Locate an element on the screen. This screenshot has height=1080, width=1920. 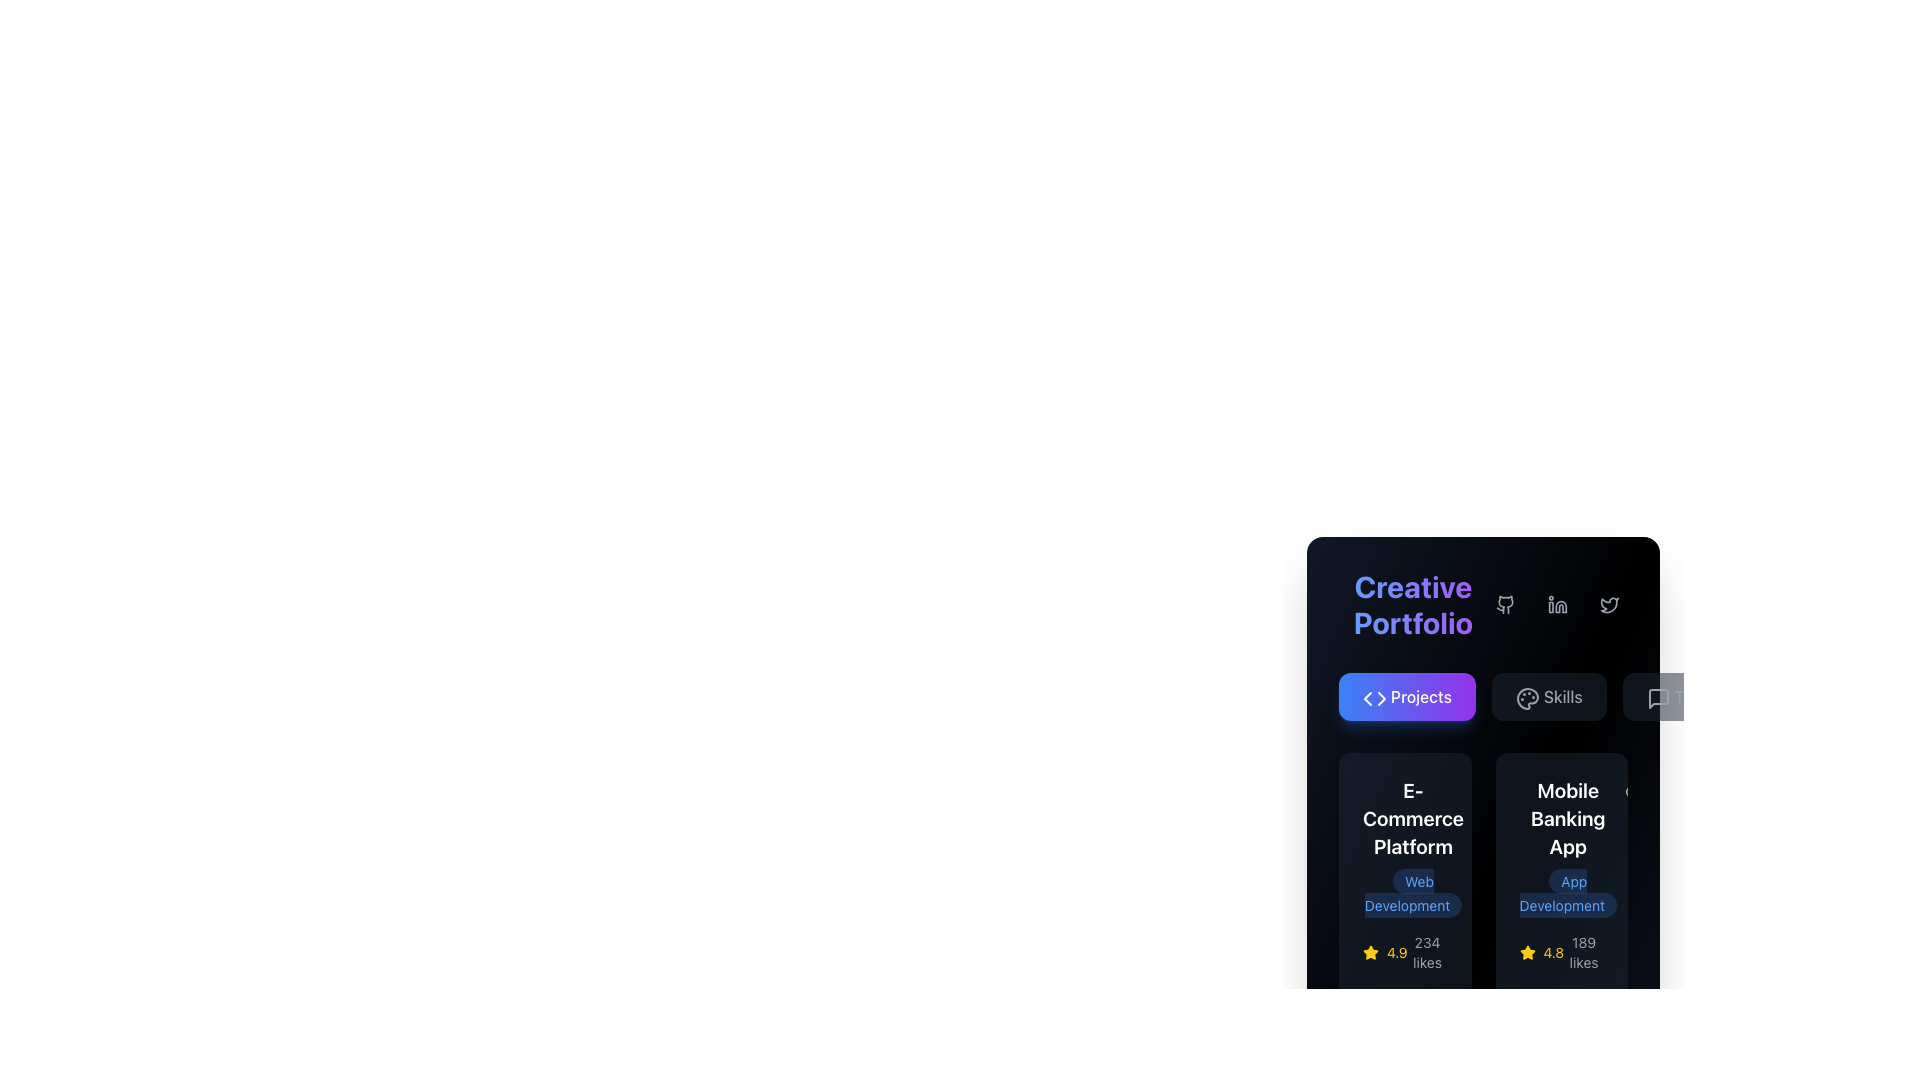
the decorative 'Skills' icon located towards the left side of the button labeled 'Skills' is located at coordinates (1524, 696).